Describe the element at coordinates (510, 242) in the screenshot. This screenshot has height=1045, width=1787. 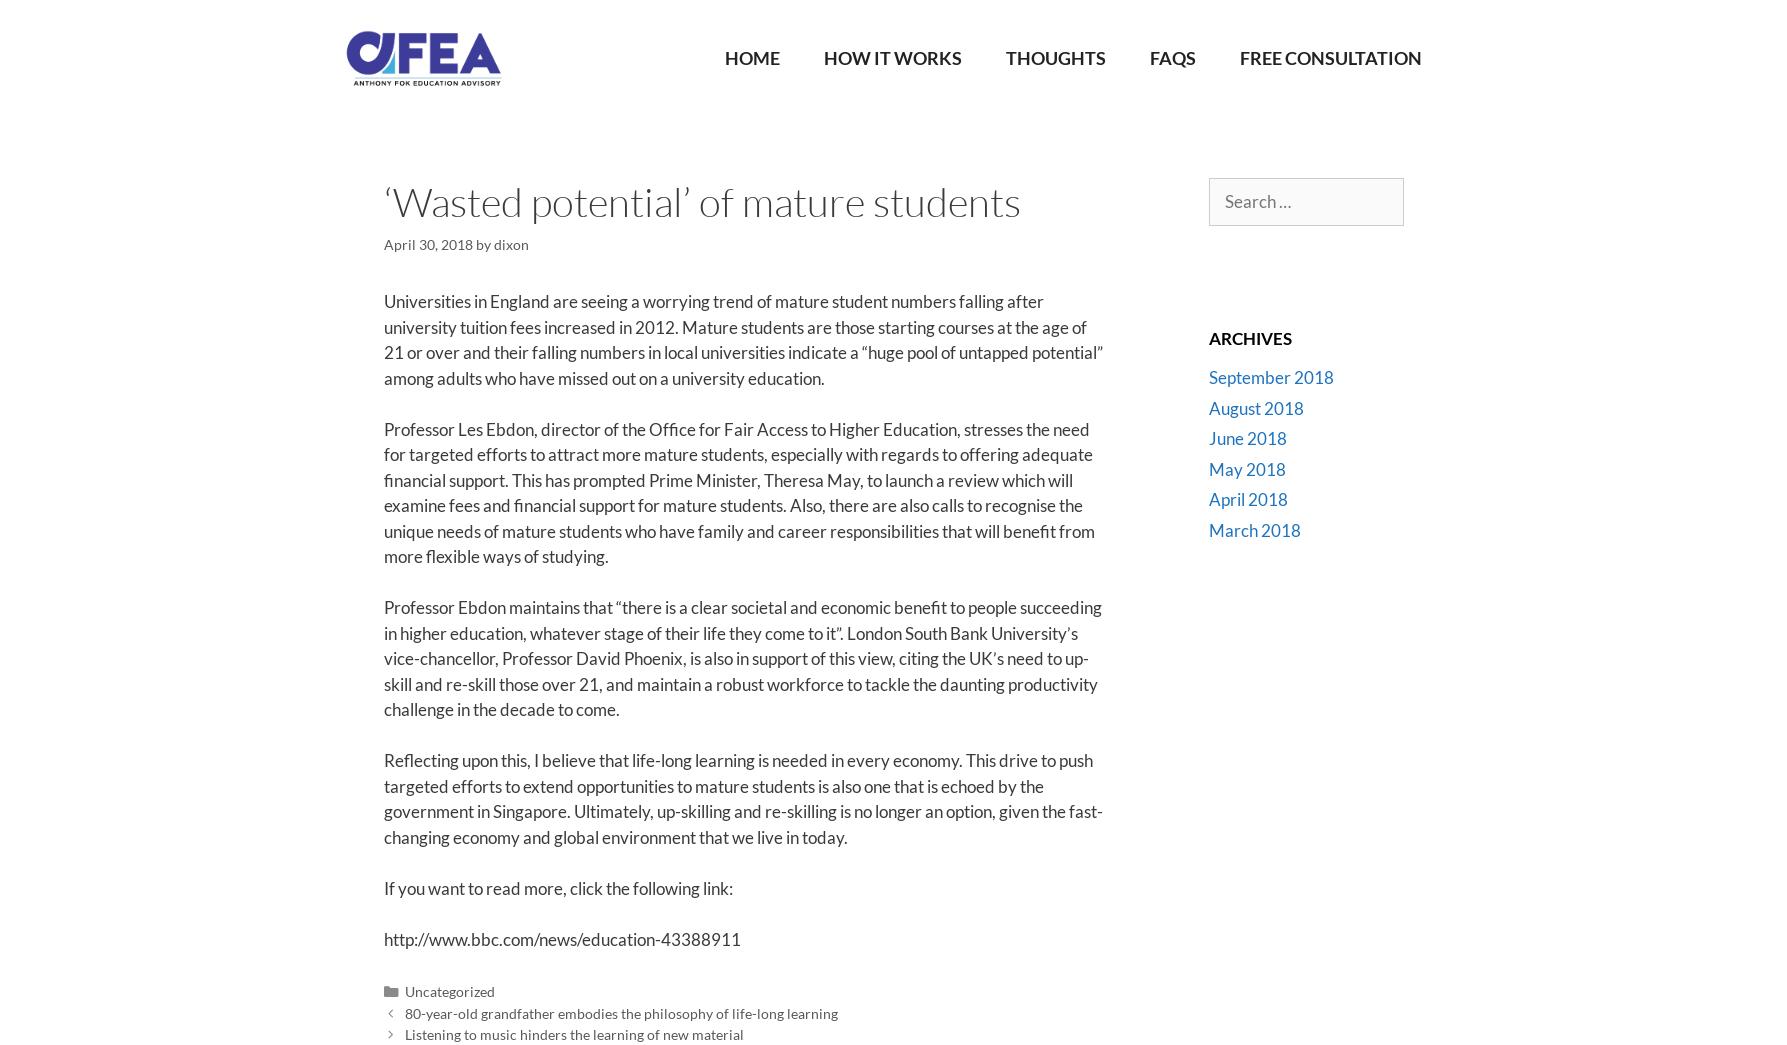
I see `'dixon'` at that location.